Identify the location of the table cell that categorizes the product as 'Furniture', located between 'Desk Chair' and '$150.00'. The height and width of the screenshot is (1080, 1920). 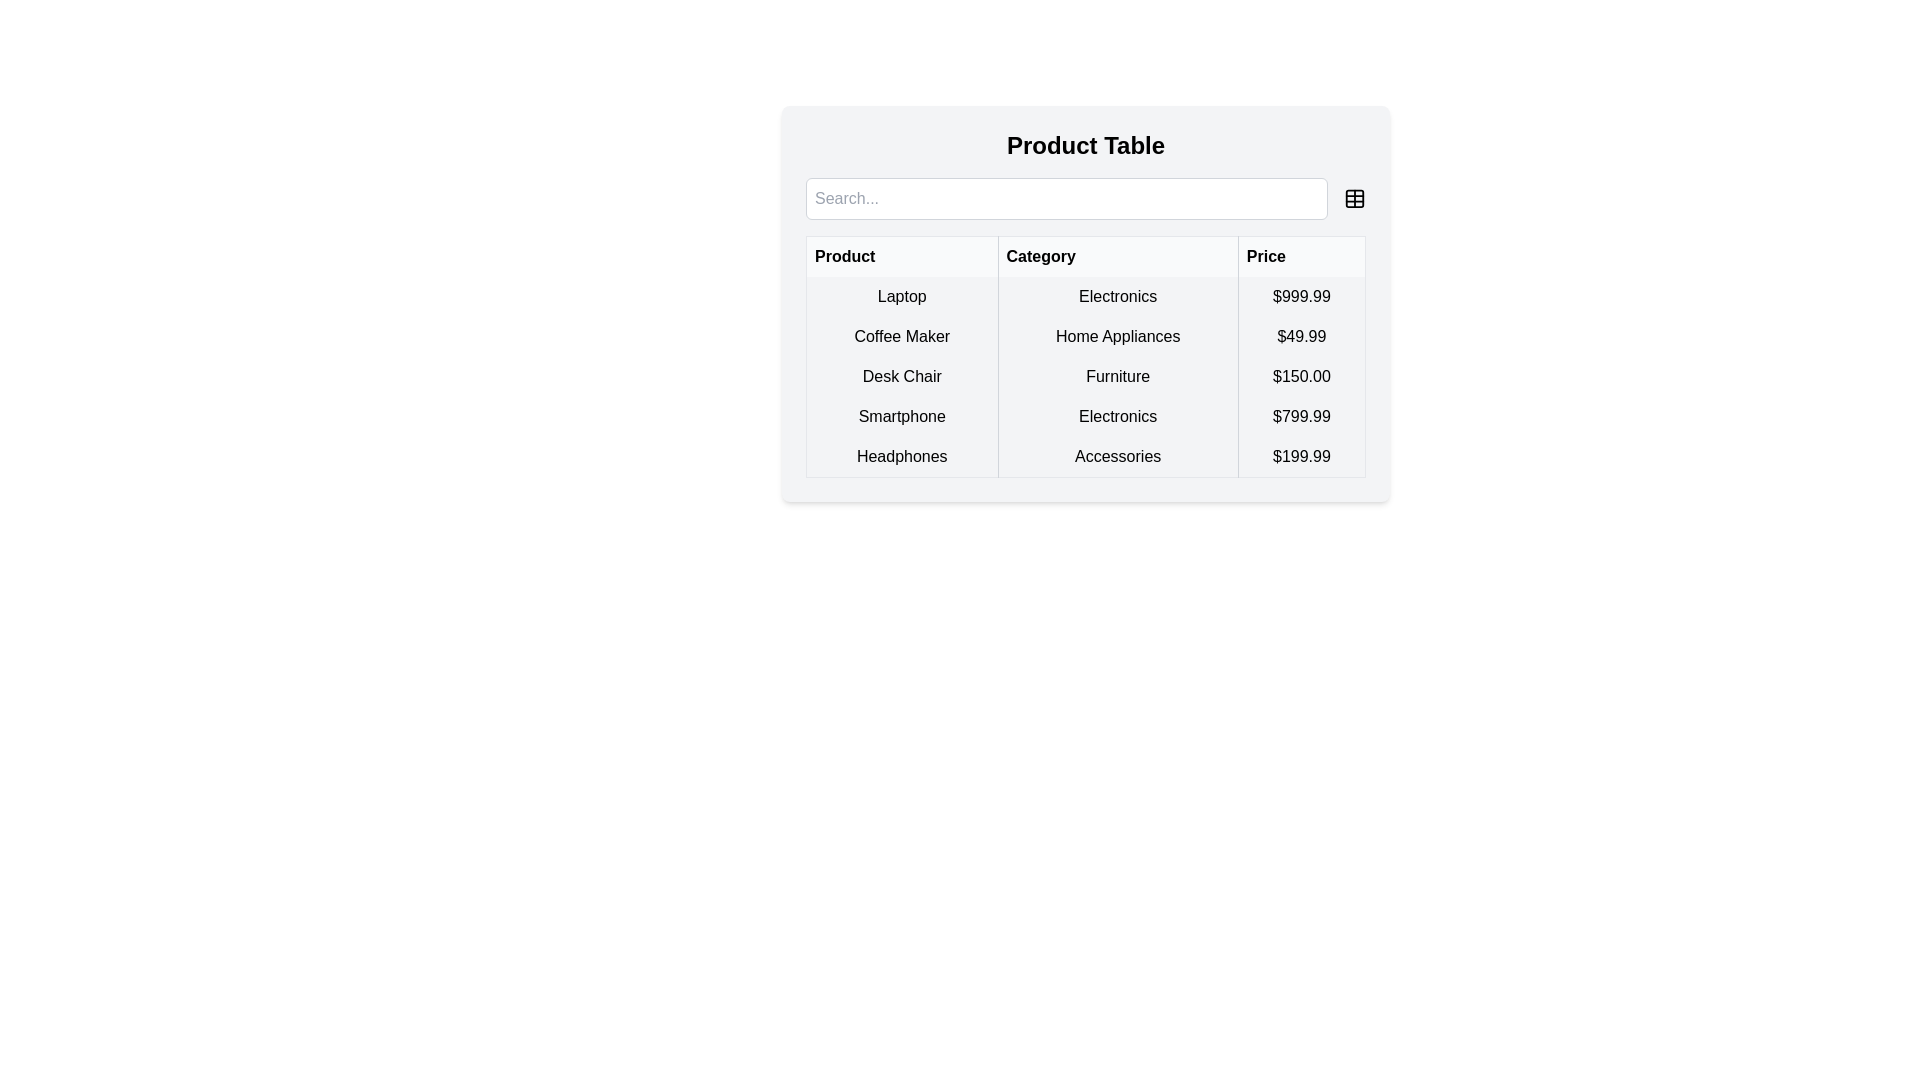
(1117, 377).